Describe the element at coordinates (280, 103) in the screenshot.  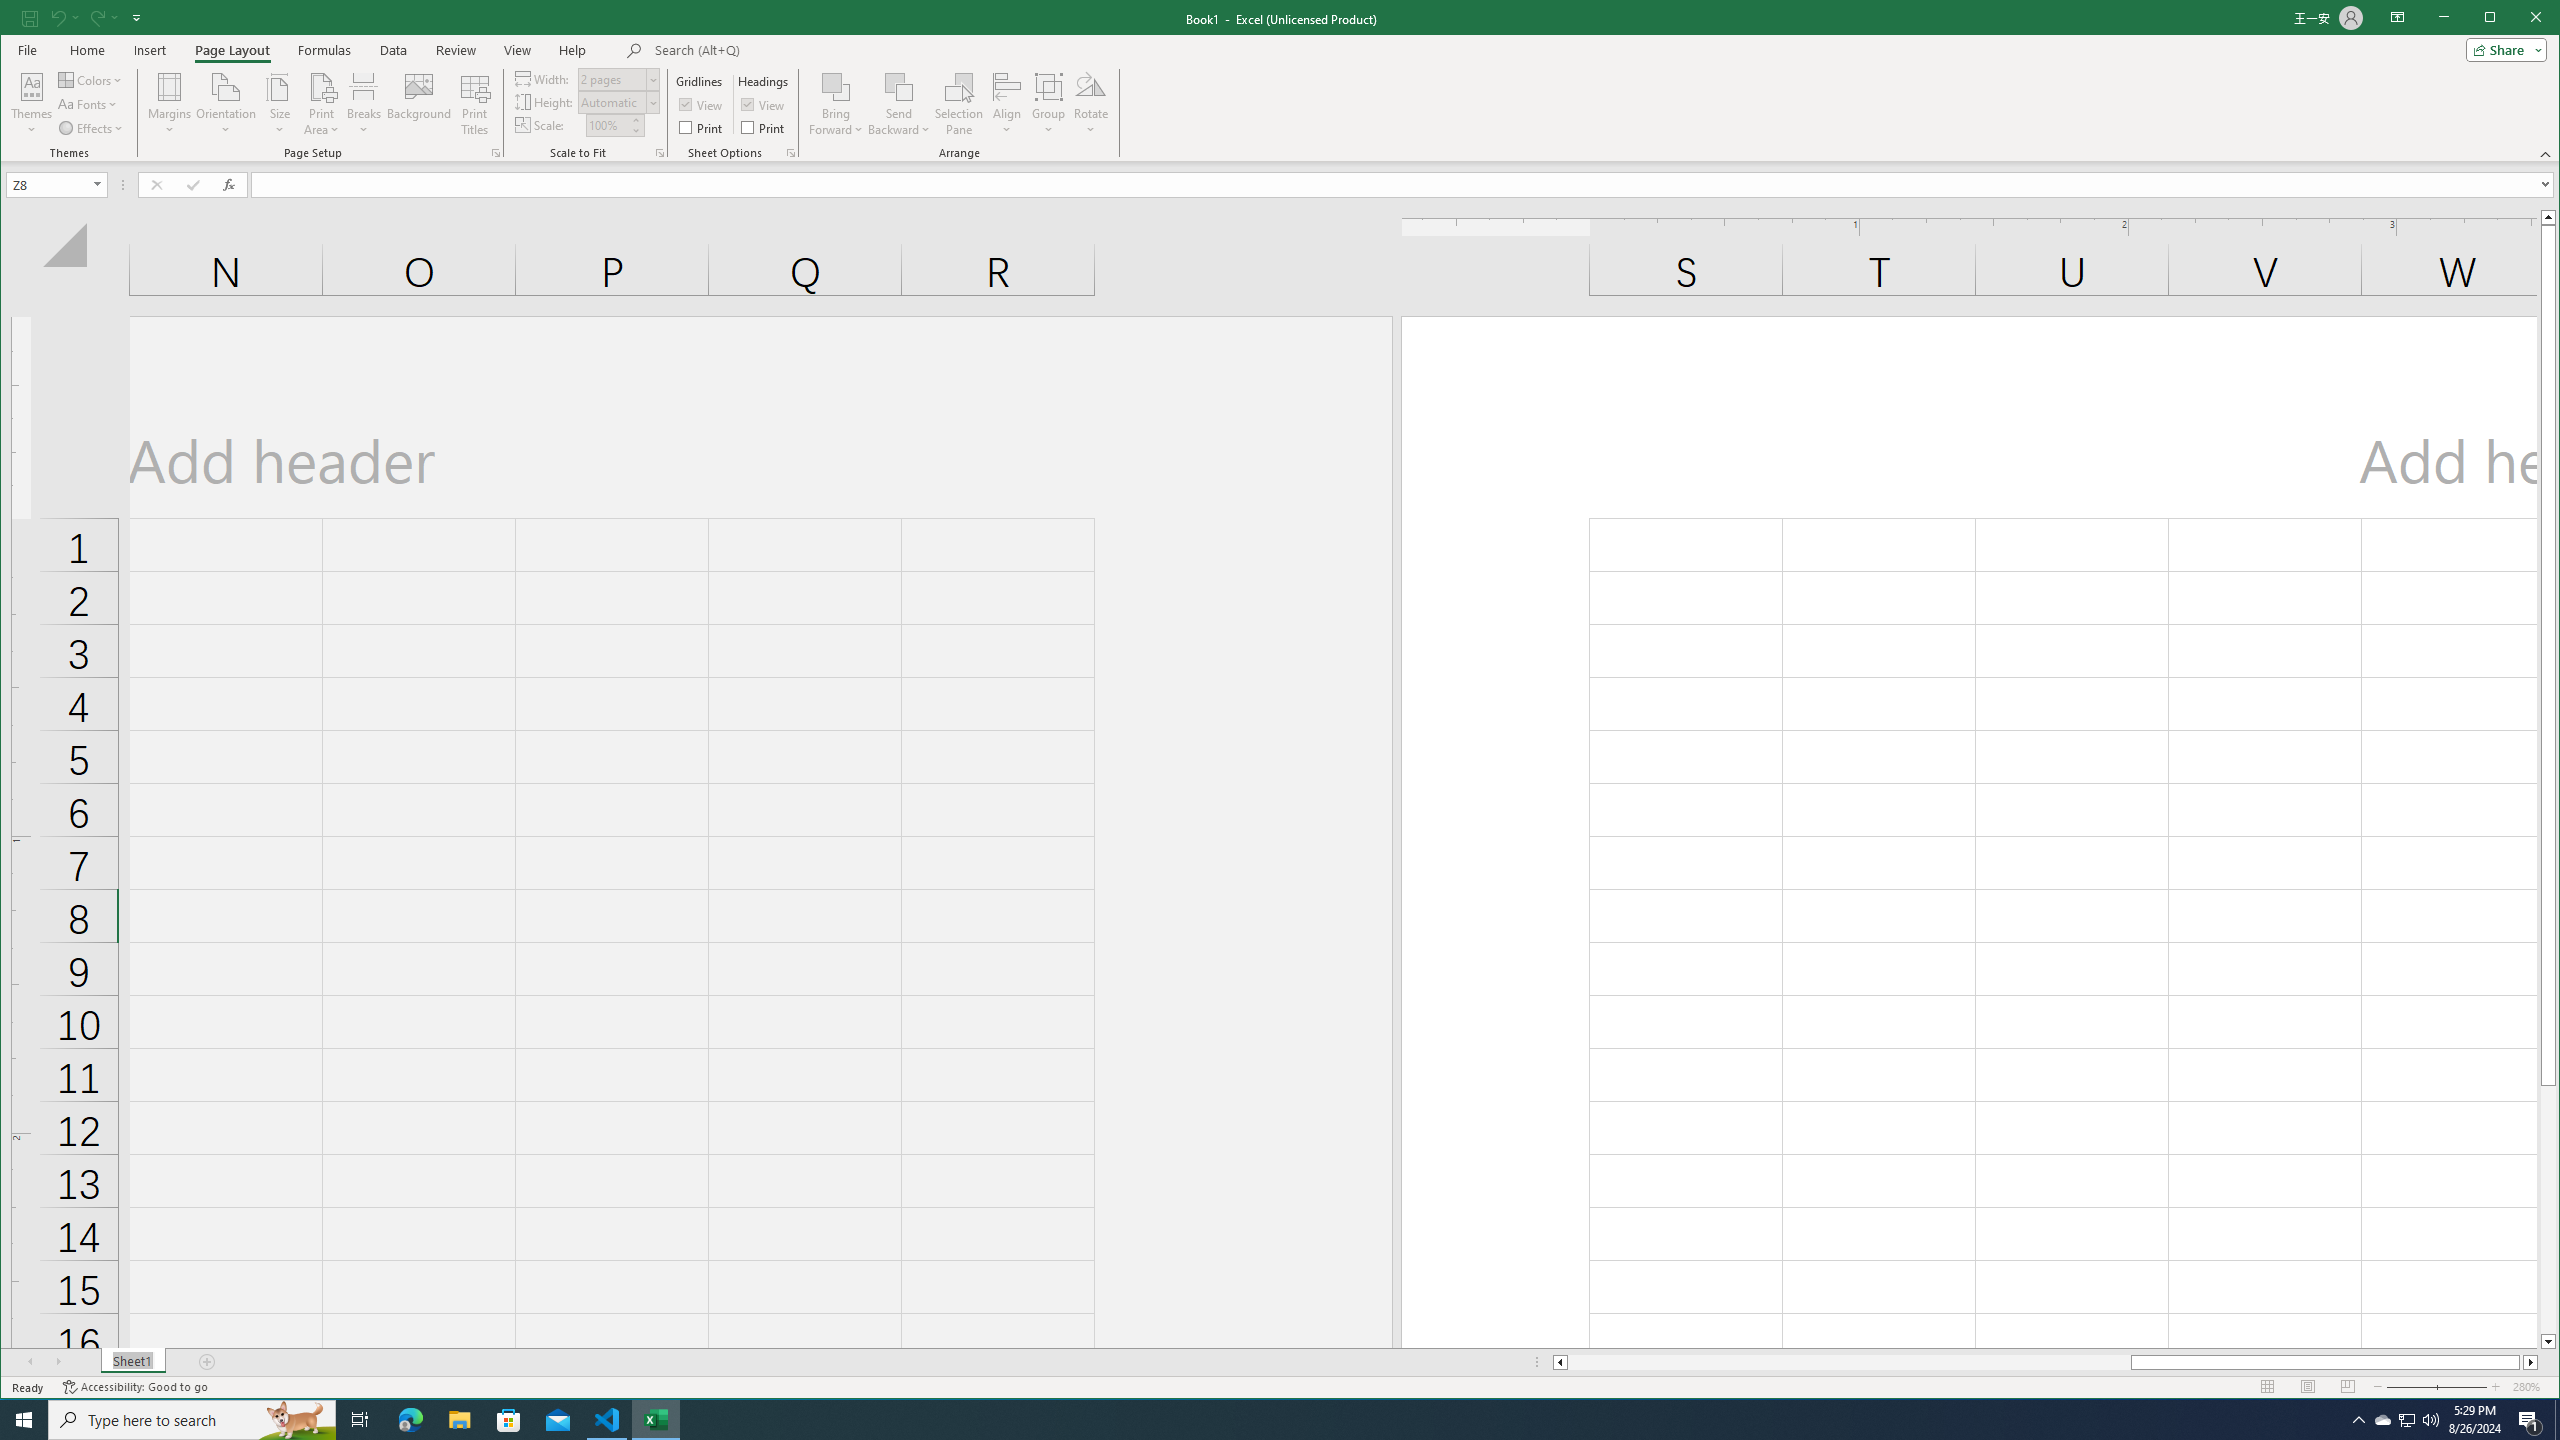
I see `'Size'` at that location.